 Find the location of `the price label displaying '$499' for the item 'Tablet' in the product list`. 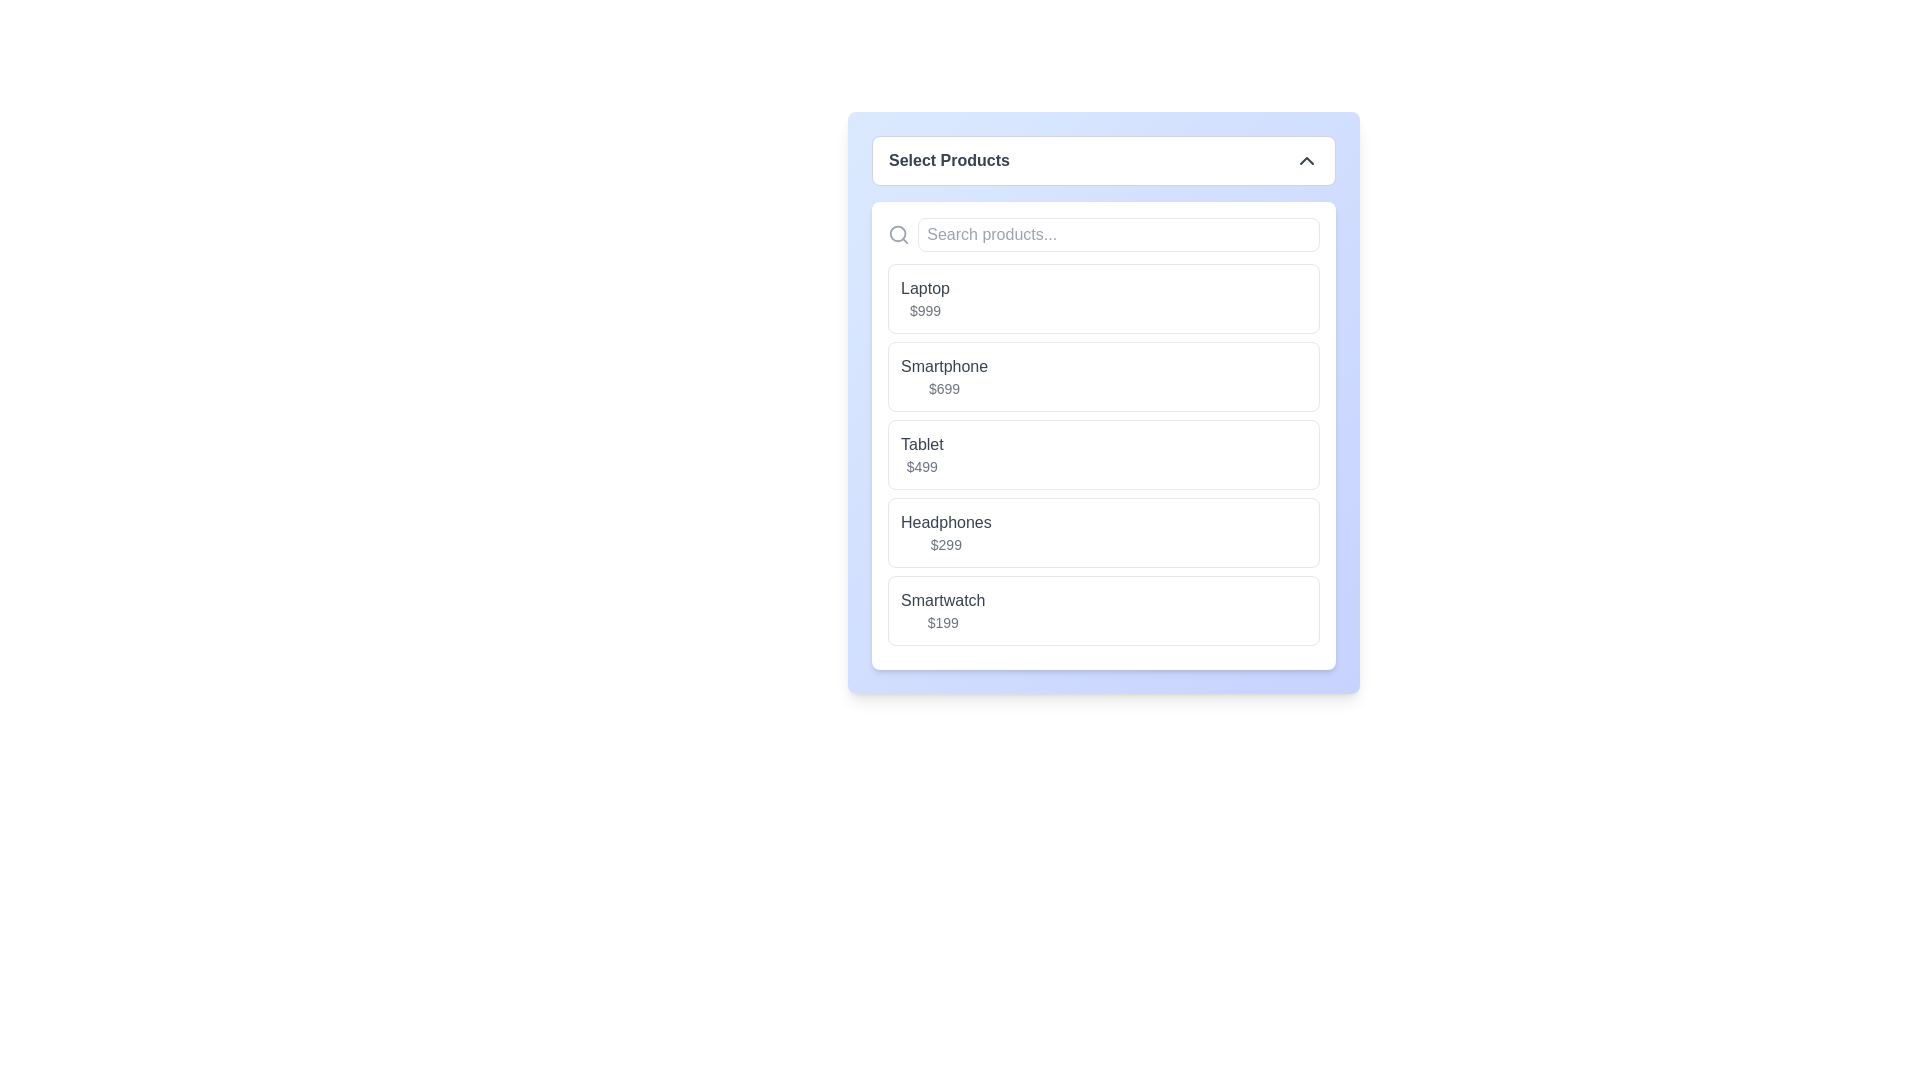

the price label displaying '$499' for the item 'Tablet' in the product list is located at coordinates (921, 466).